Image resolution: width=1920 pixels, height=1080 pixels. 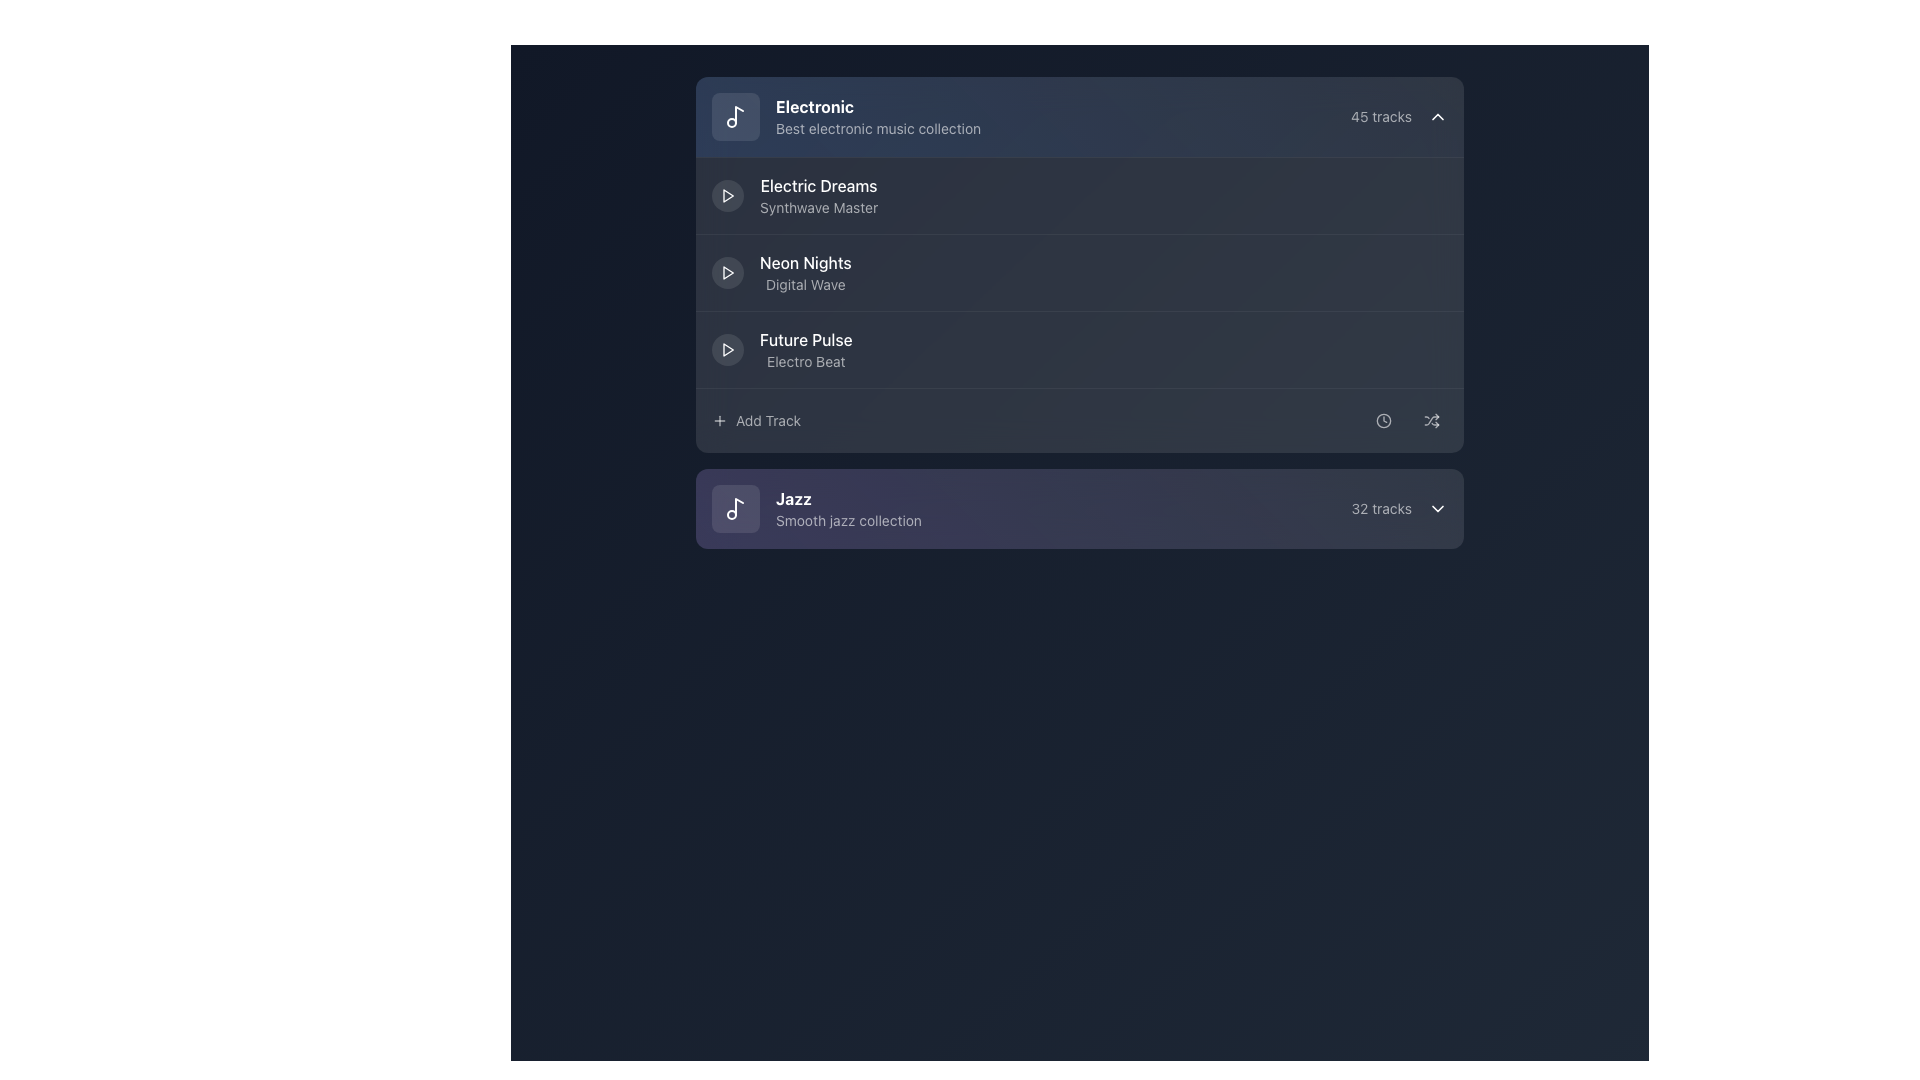 I want to click on the play button located on the left side of the track listing for 'Future Pulse' in the 'Electronic' music collection to initiate playback of the audio track, so click(x=727, y=349).